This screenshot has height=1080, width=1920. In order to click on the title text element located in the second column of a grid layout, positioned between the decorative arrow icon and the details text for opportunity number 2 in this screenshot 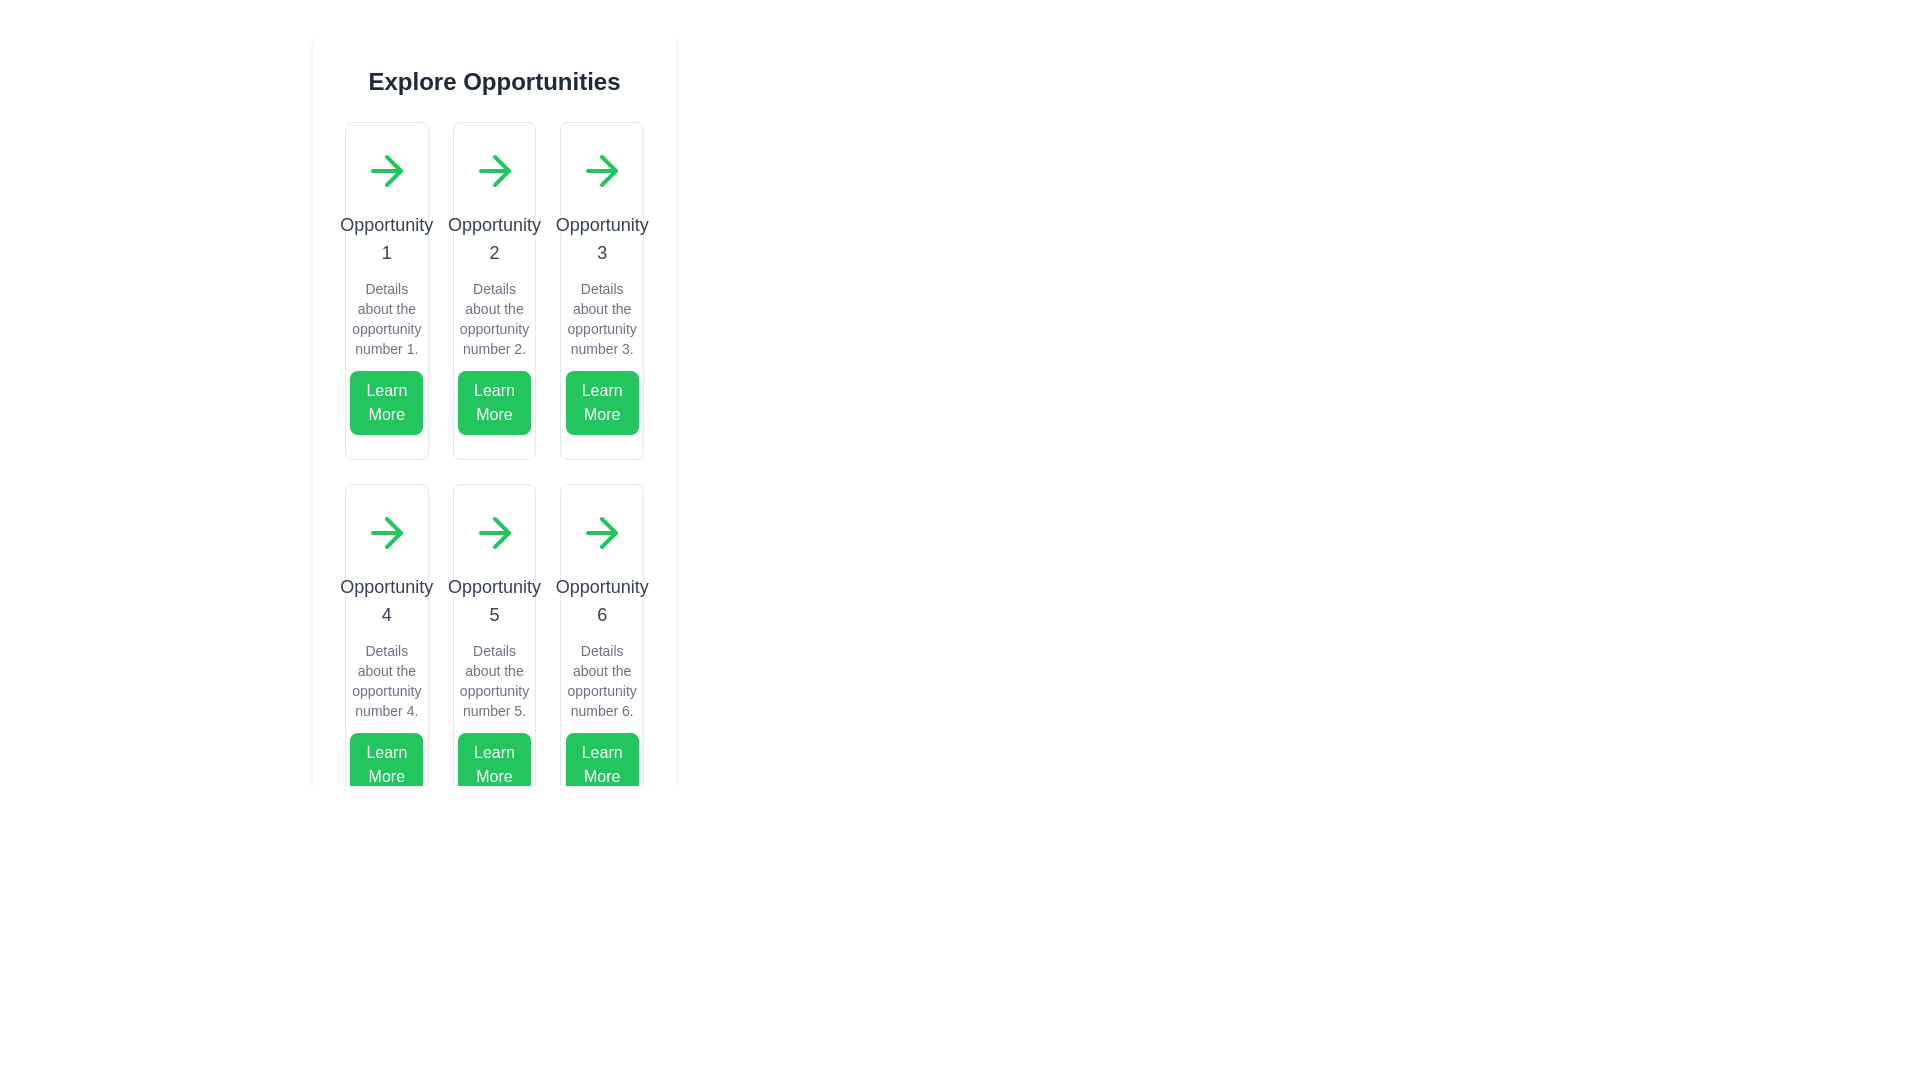, I will do `click(494, 238)`.